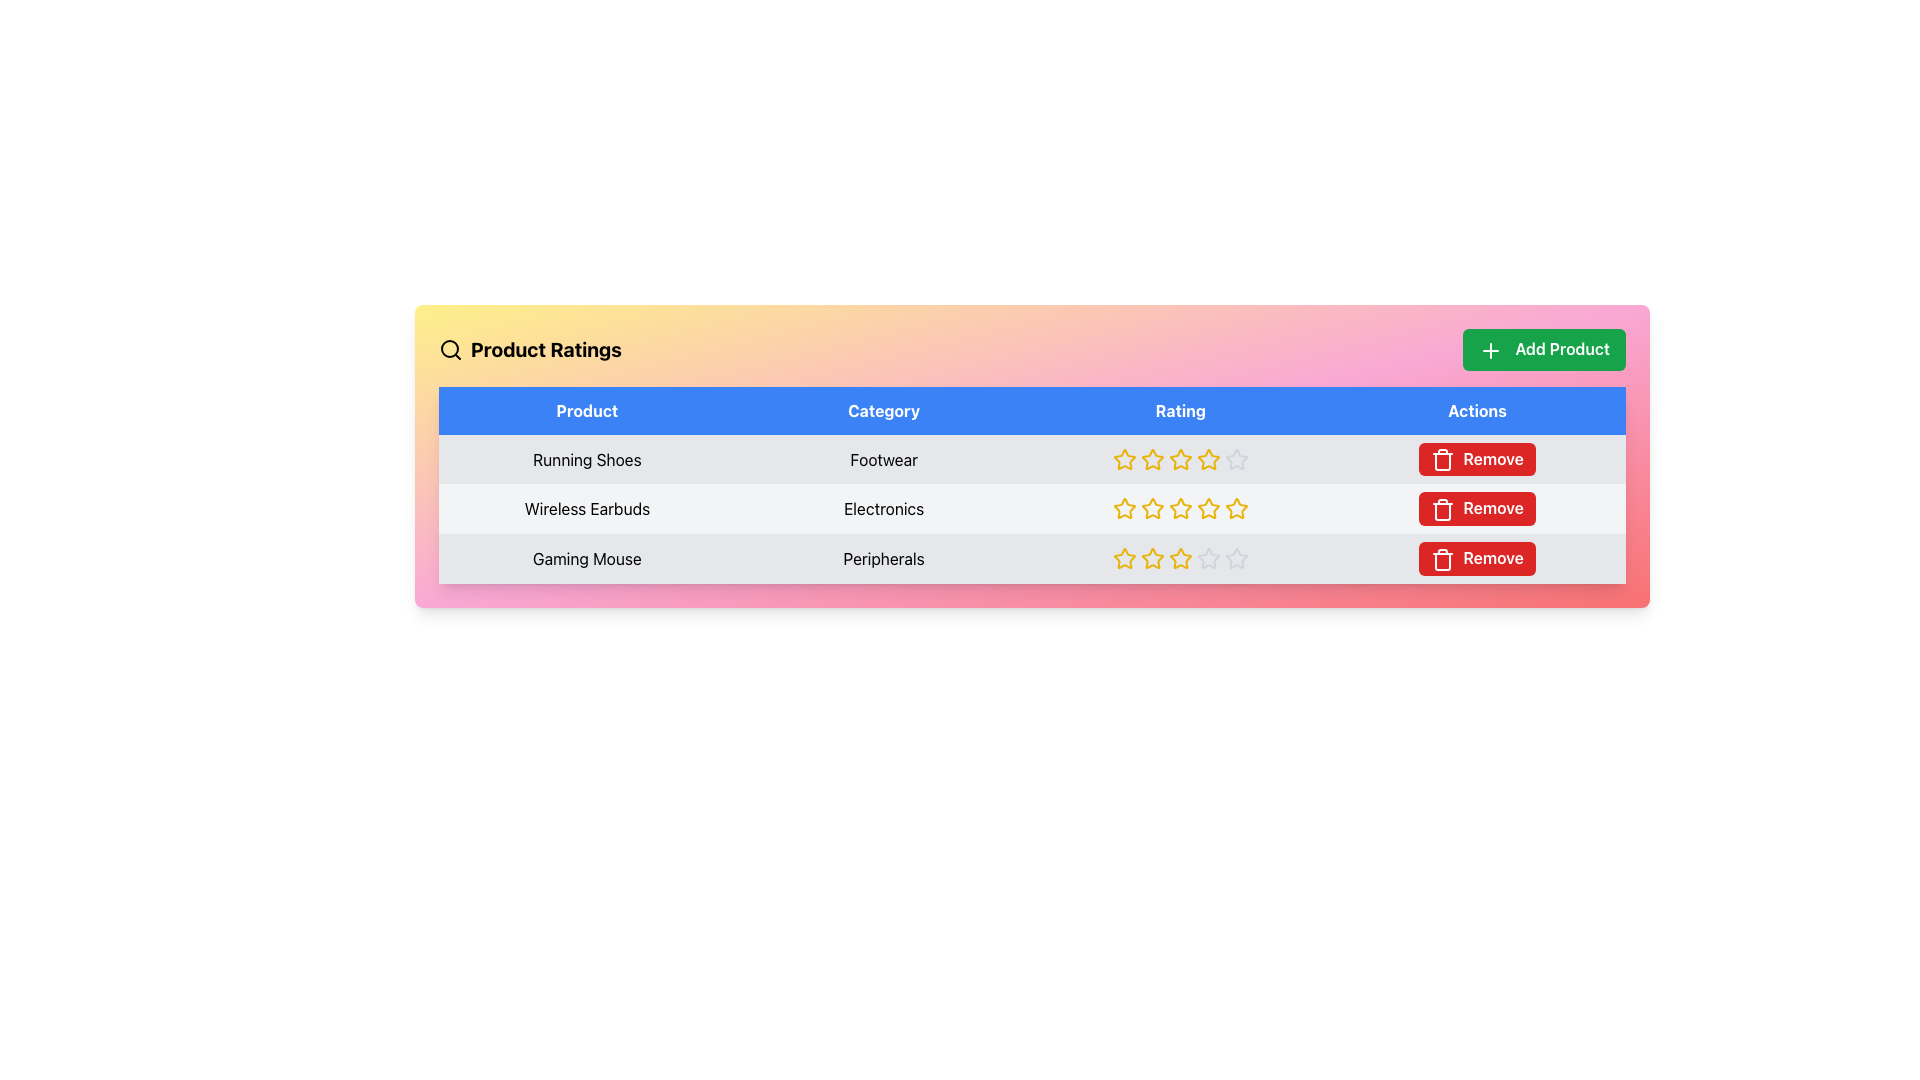  What do you see at coordinates (1443, 559) in the screenshot?
I see `the trash icon embedded within the red 'Remove' button in the 'Actions' column corresponding to the 'Wireless Earbuds' product entry` at bounding box center [1443, 559].